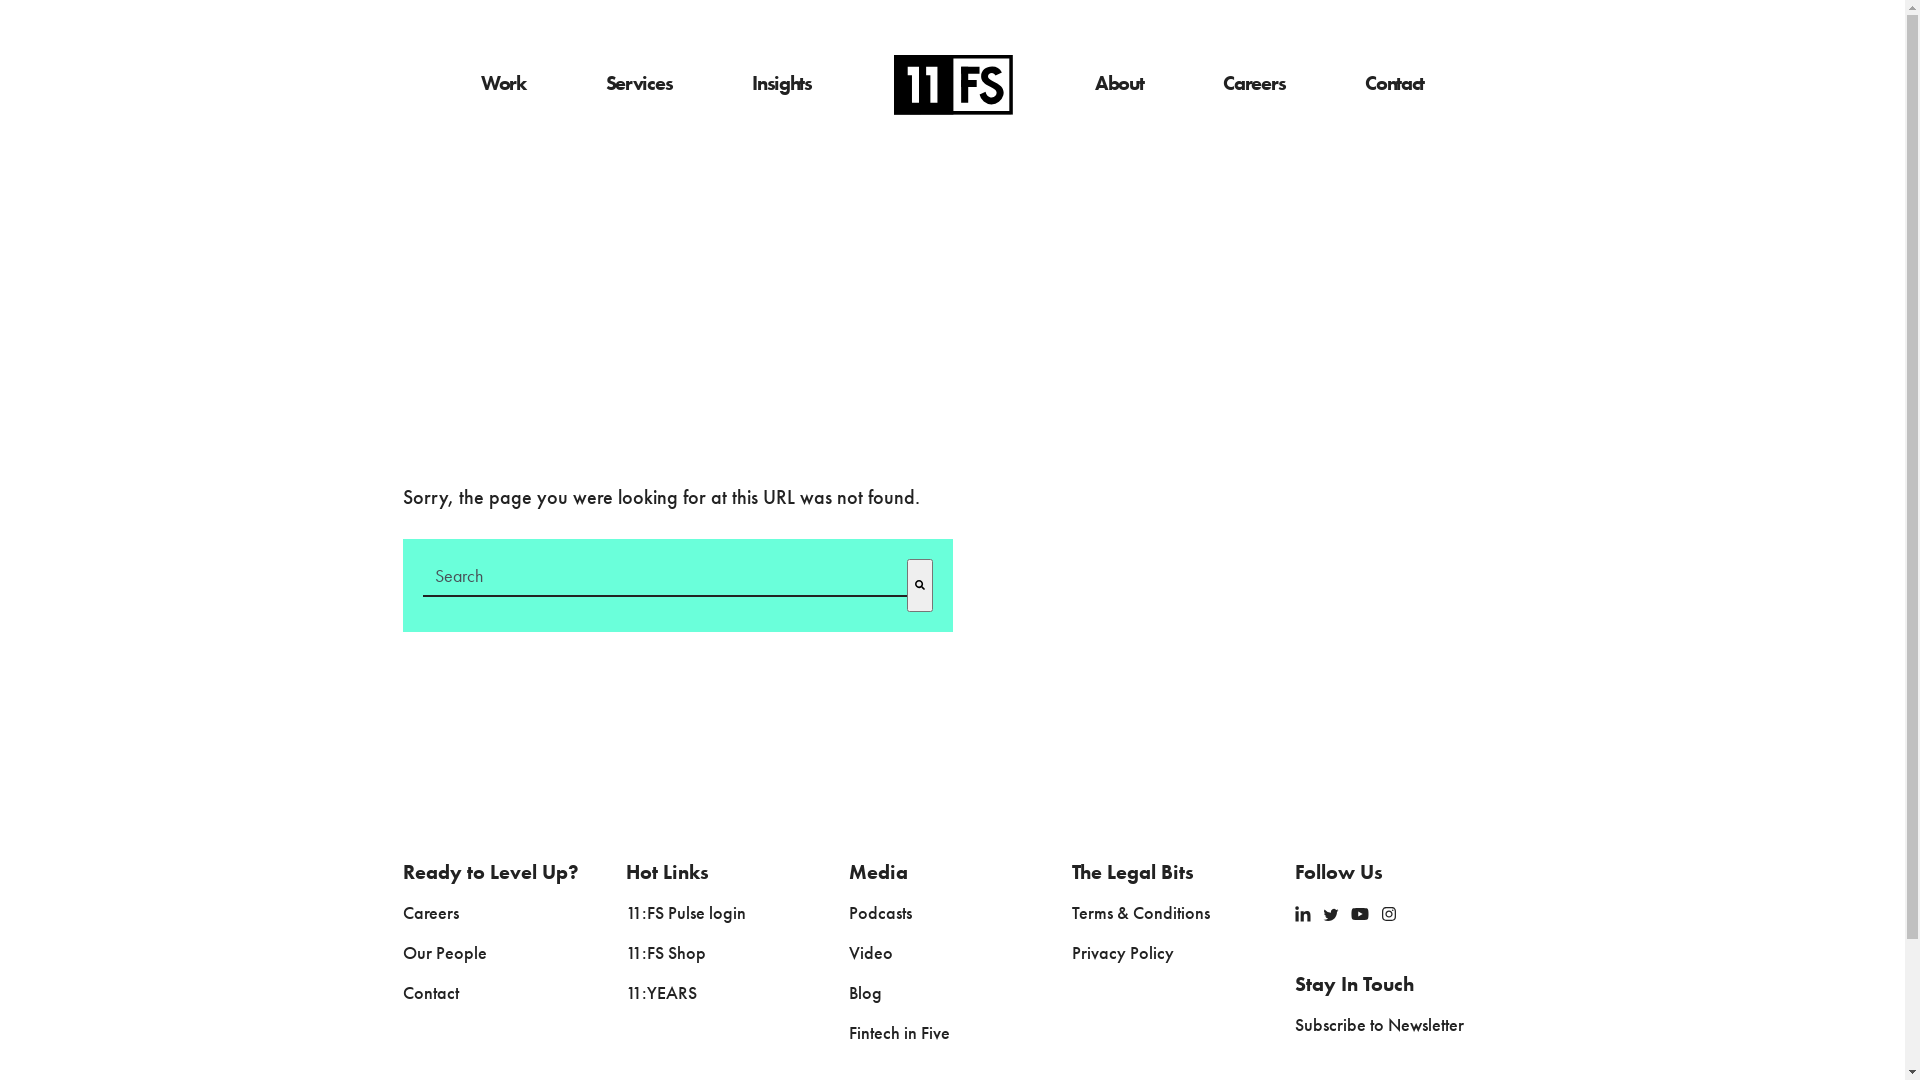 Image resolution: width=1920 pixels, height=1080 pixels. Describe the element at coordinates (1295, 1026) in the screenshot. I see `'Subscribe to Newsletter'` at that location.